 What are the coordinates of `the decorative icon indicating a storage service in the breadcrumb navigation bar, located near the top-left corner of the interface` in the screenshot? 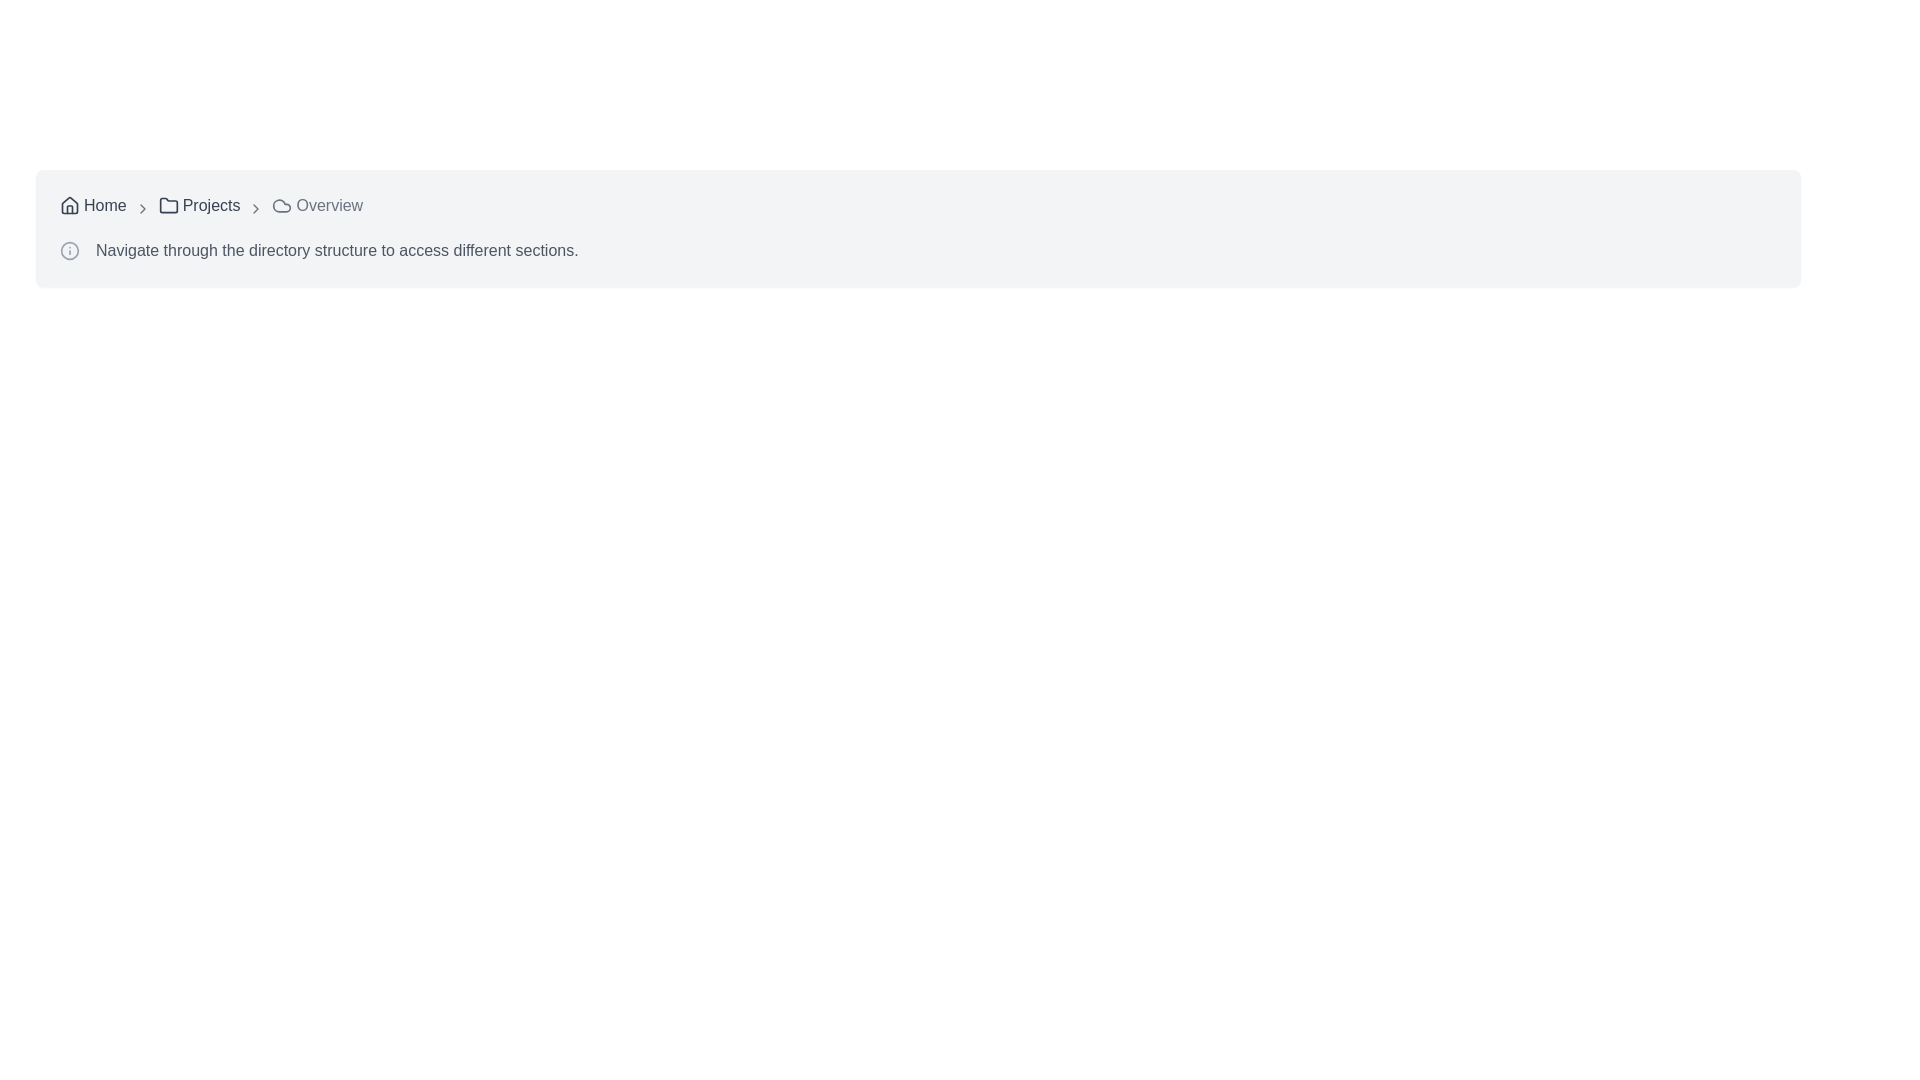 It's located at (281, 205).